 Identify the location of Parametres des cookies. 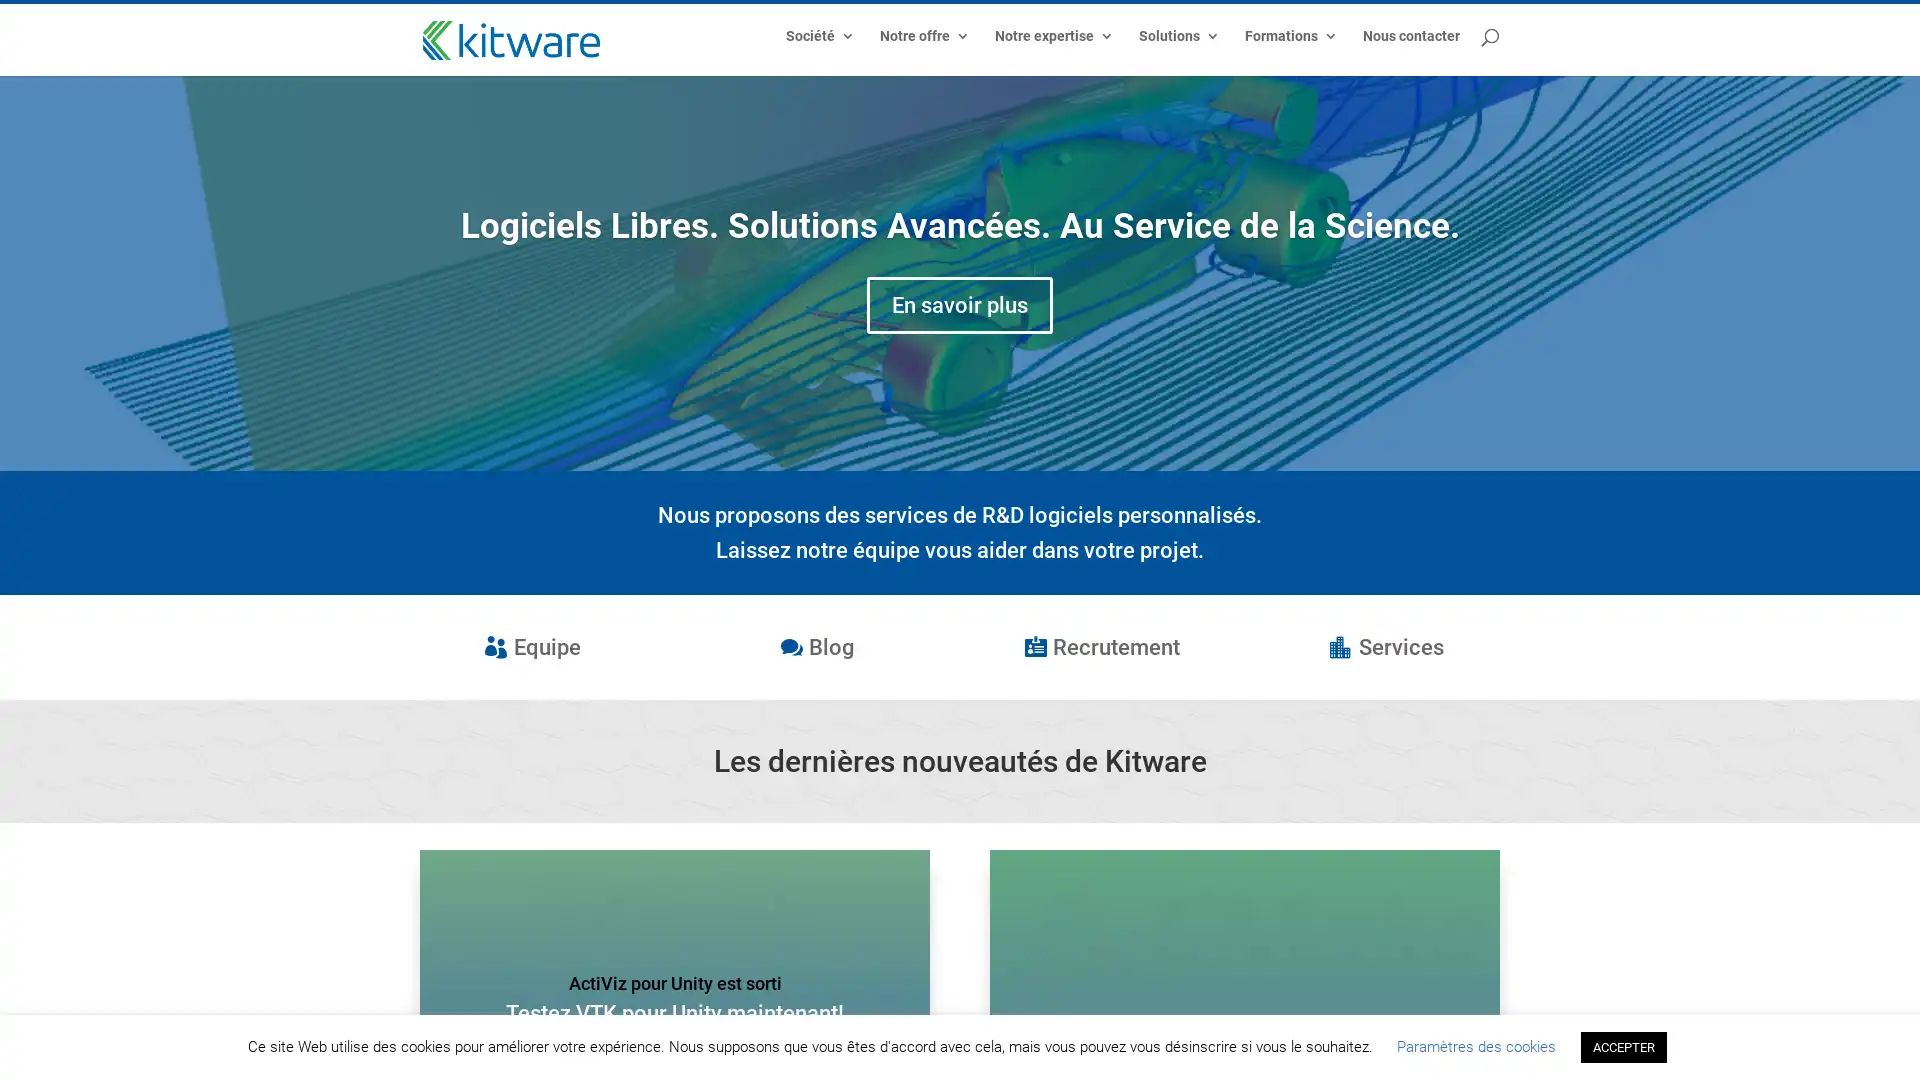
(1476, 1045).